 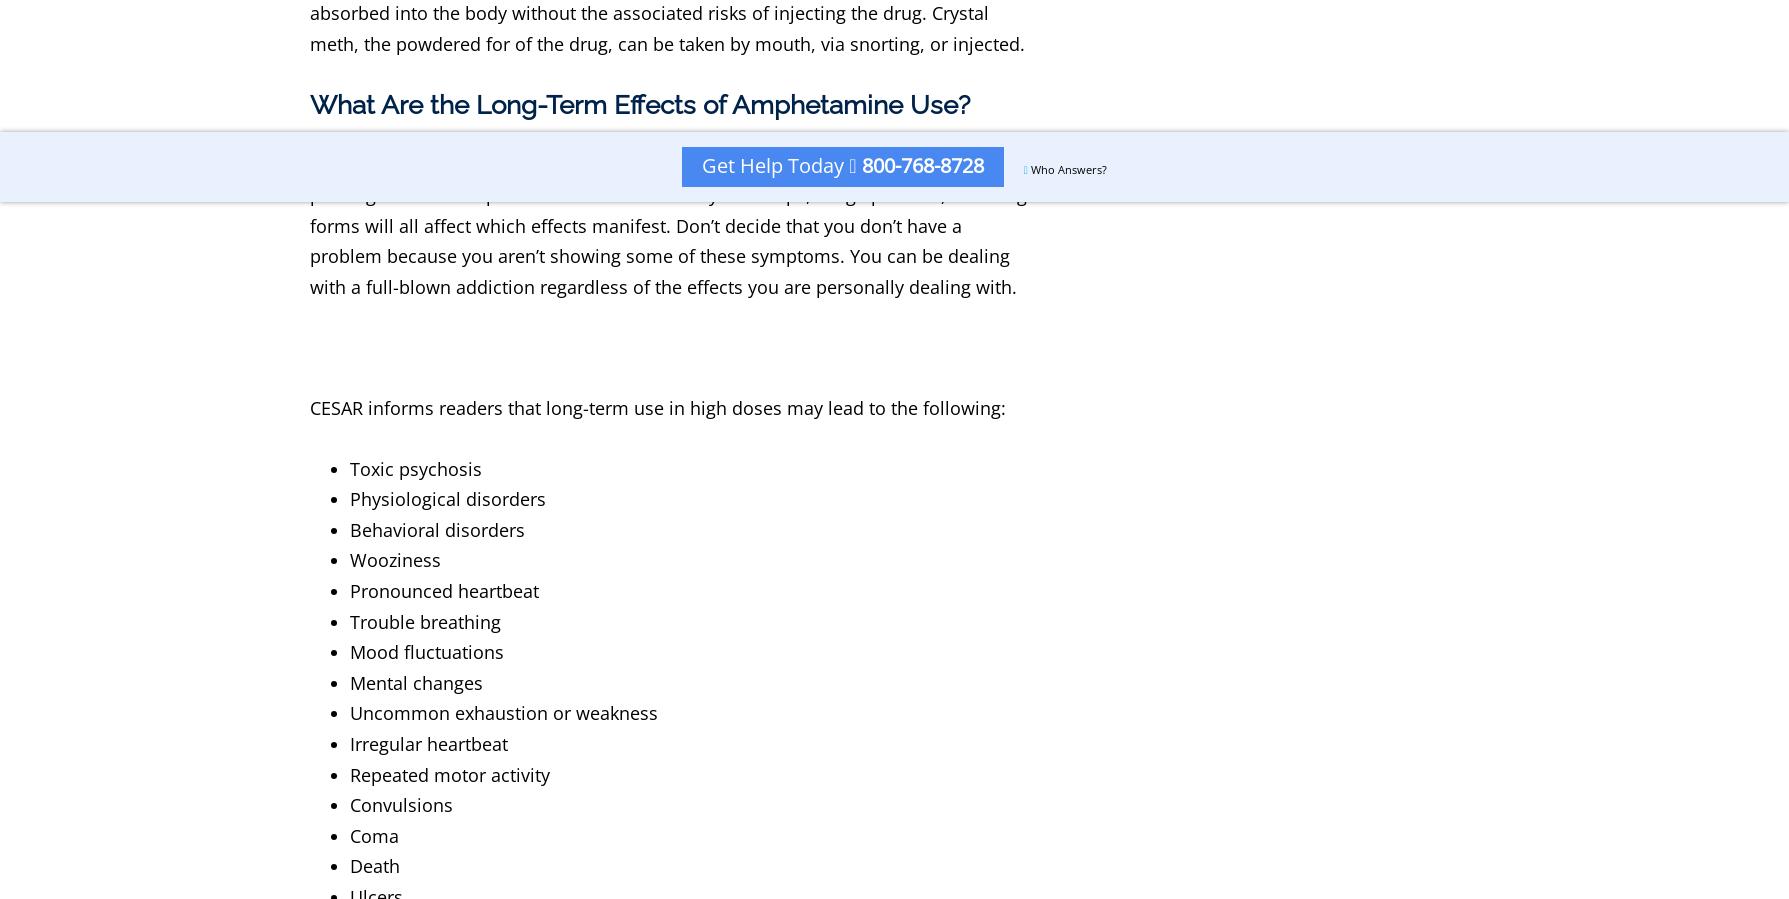 What do you see at coordinates (856, 165) in the screenshot?
I see `'800-768-8728'` at bounding box center [856, 165].